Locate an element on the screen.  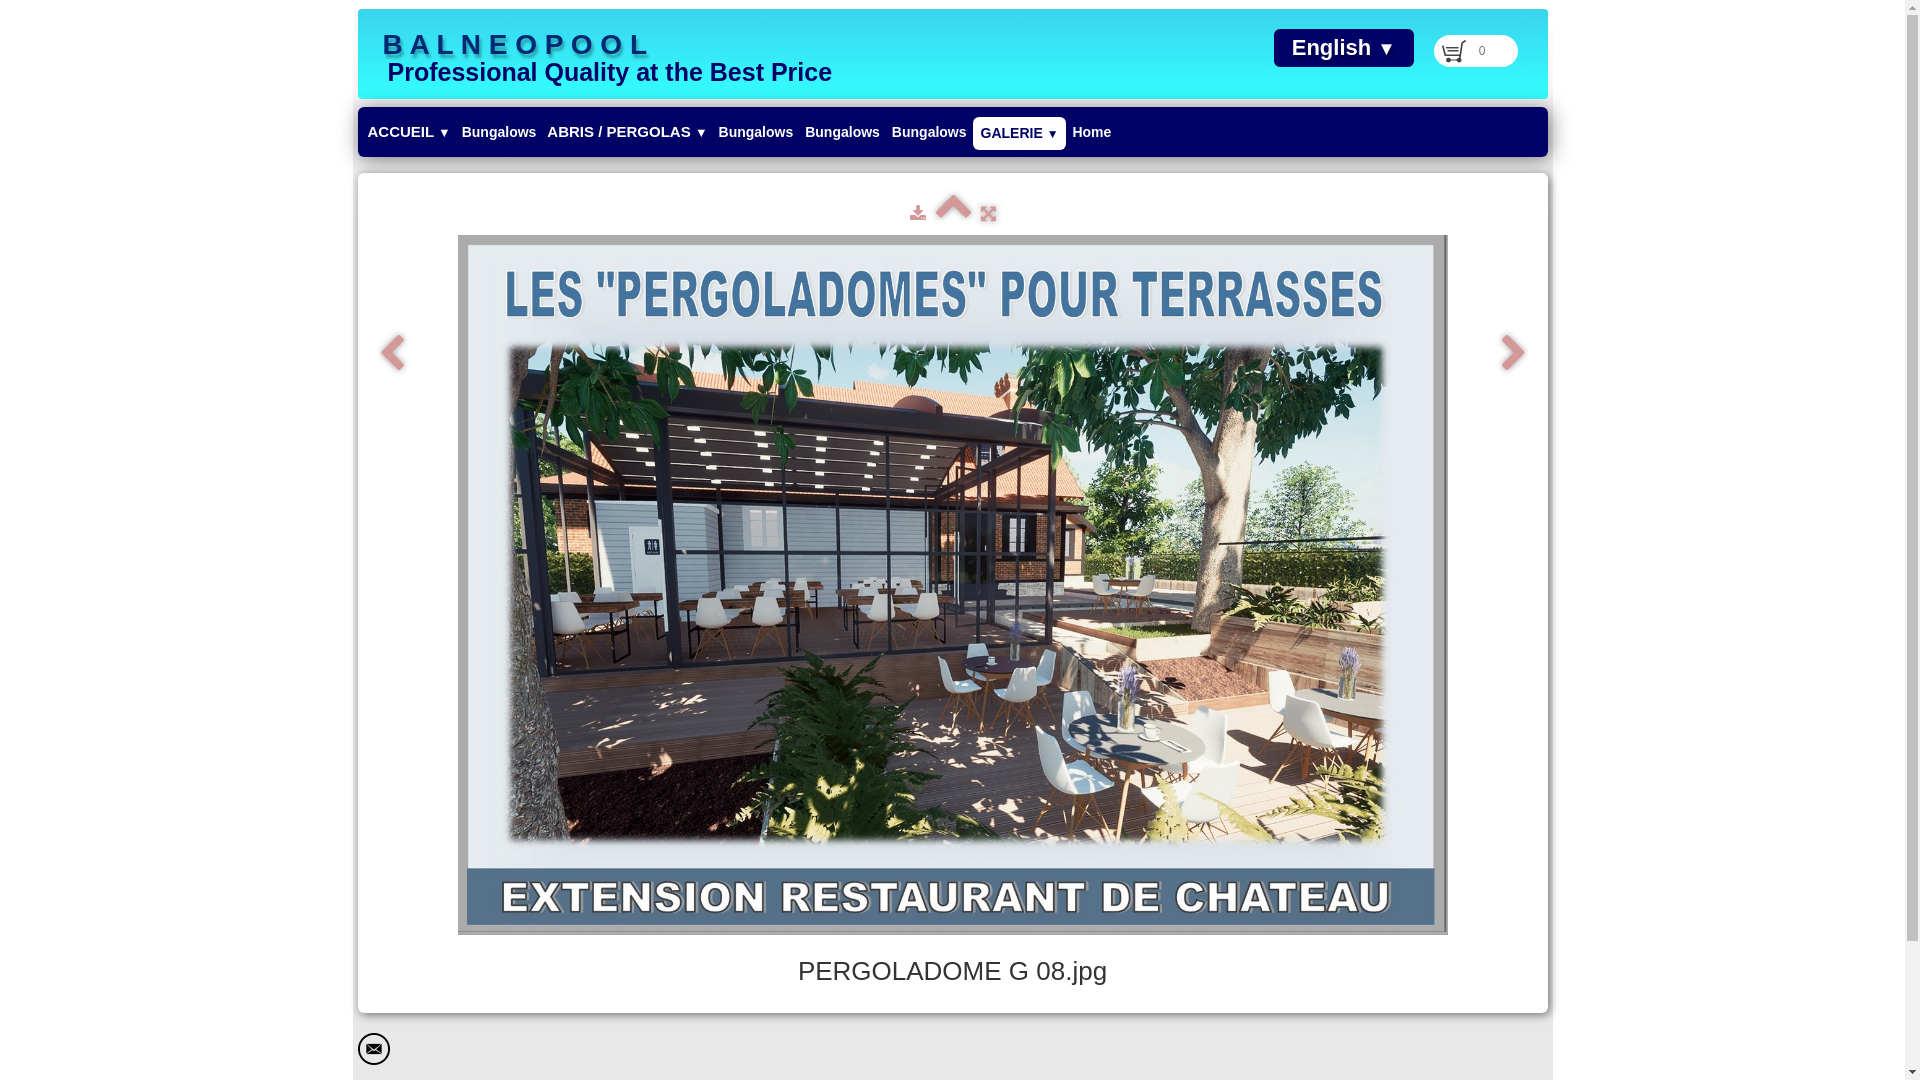
'Home' is located at coordinates (1090, 131).